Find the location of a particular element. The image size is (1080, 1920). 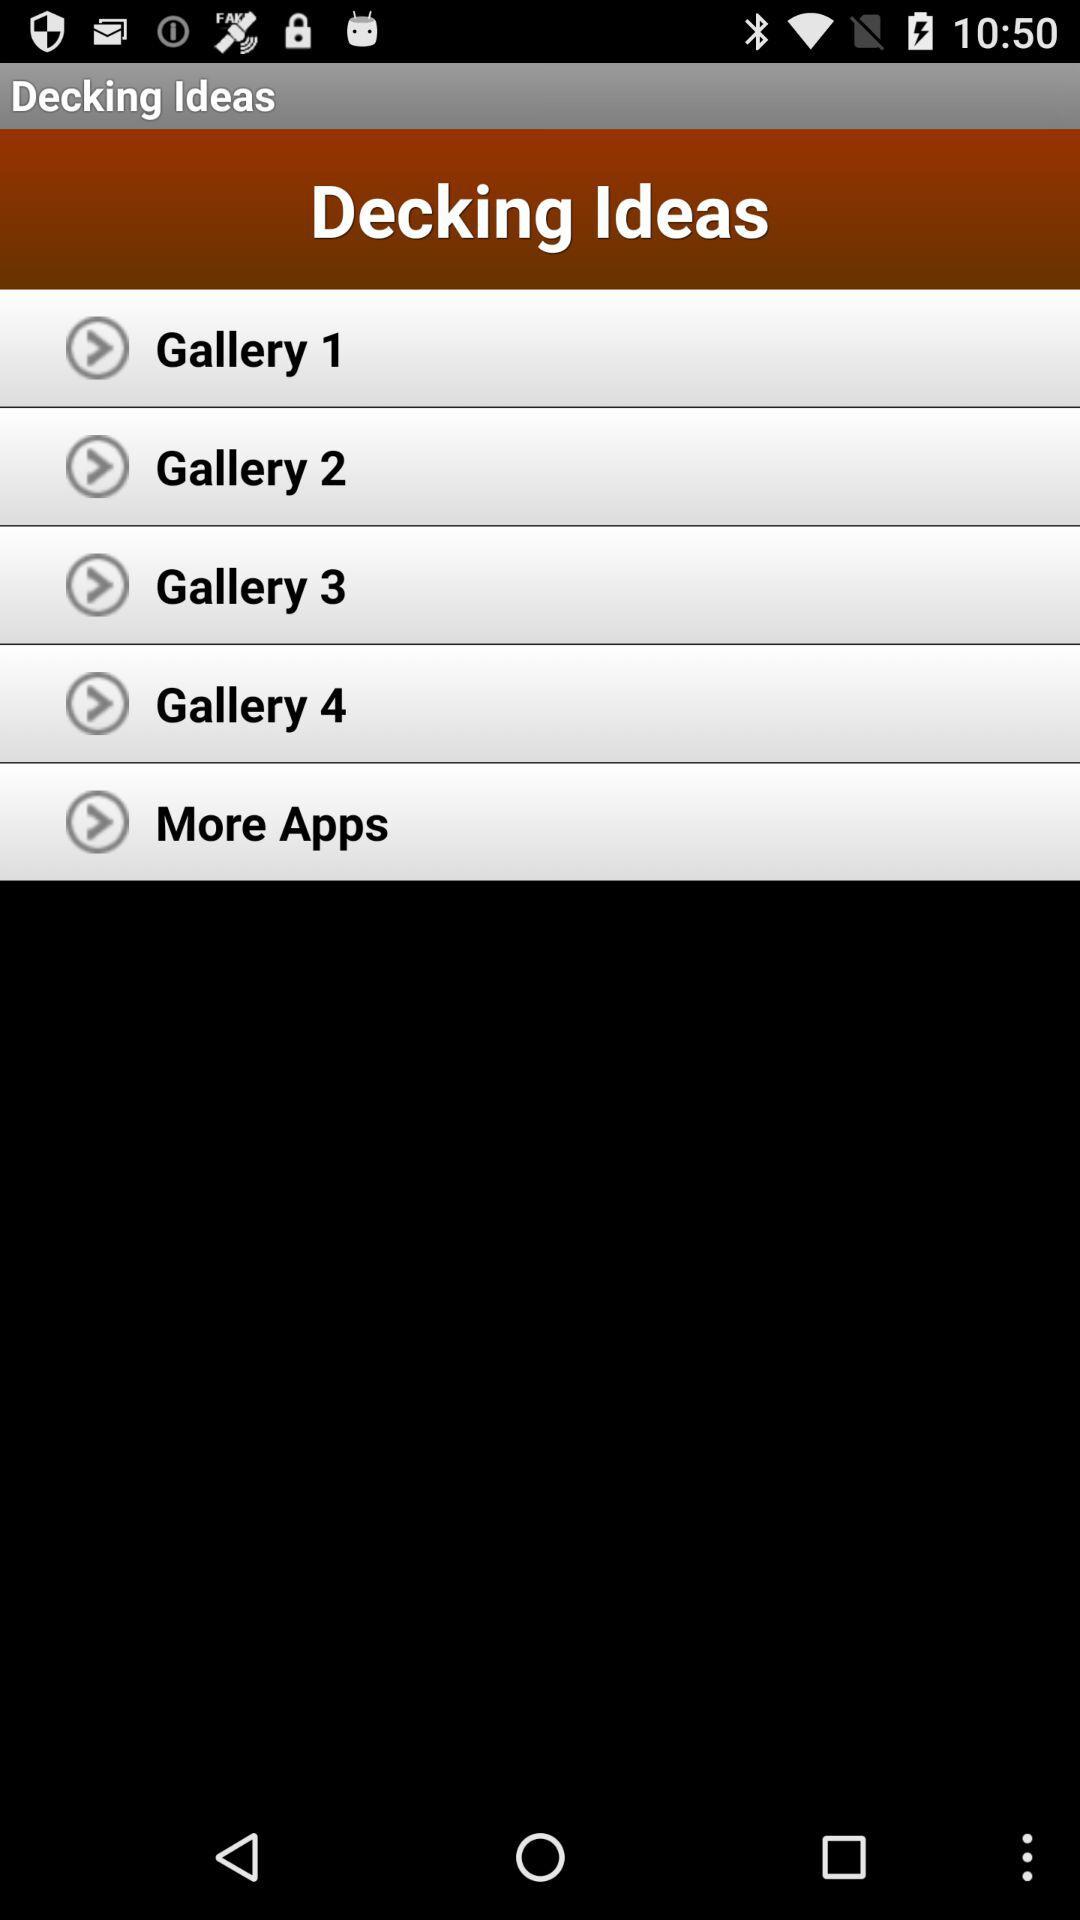

the third drop down is located at coordinates (97, 584).